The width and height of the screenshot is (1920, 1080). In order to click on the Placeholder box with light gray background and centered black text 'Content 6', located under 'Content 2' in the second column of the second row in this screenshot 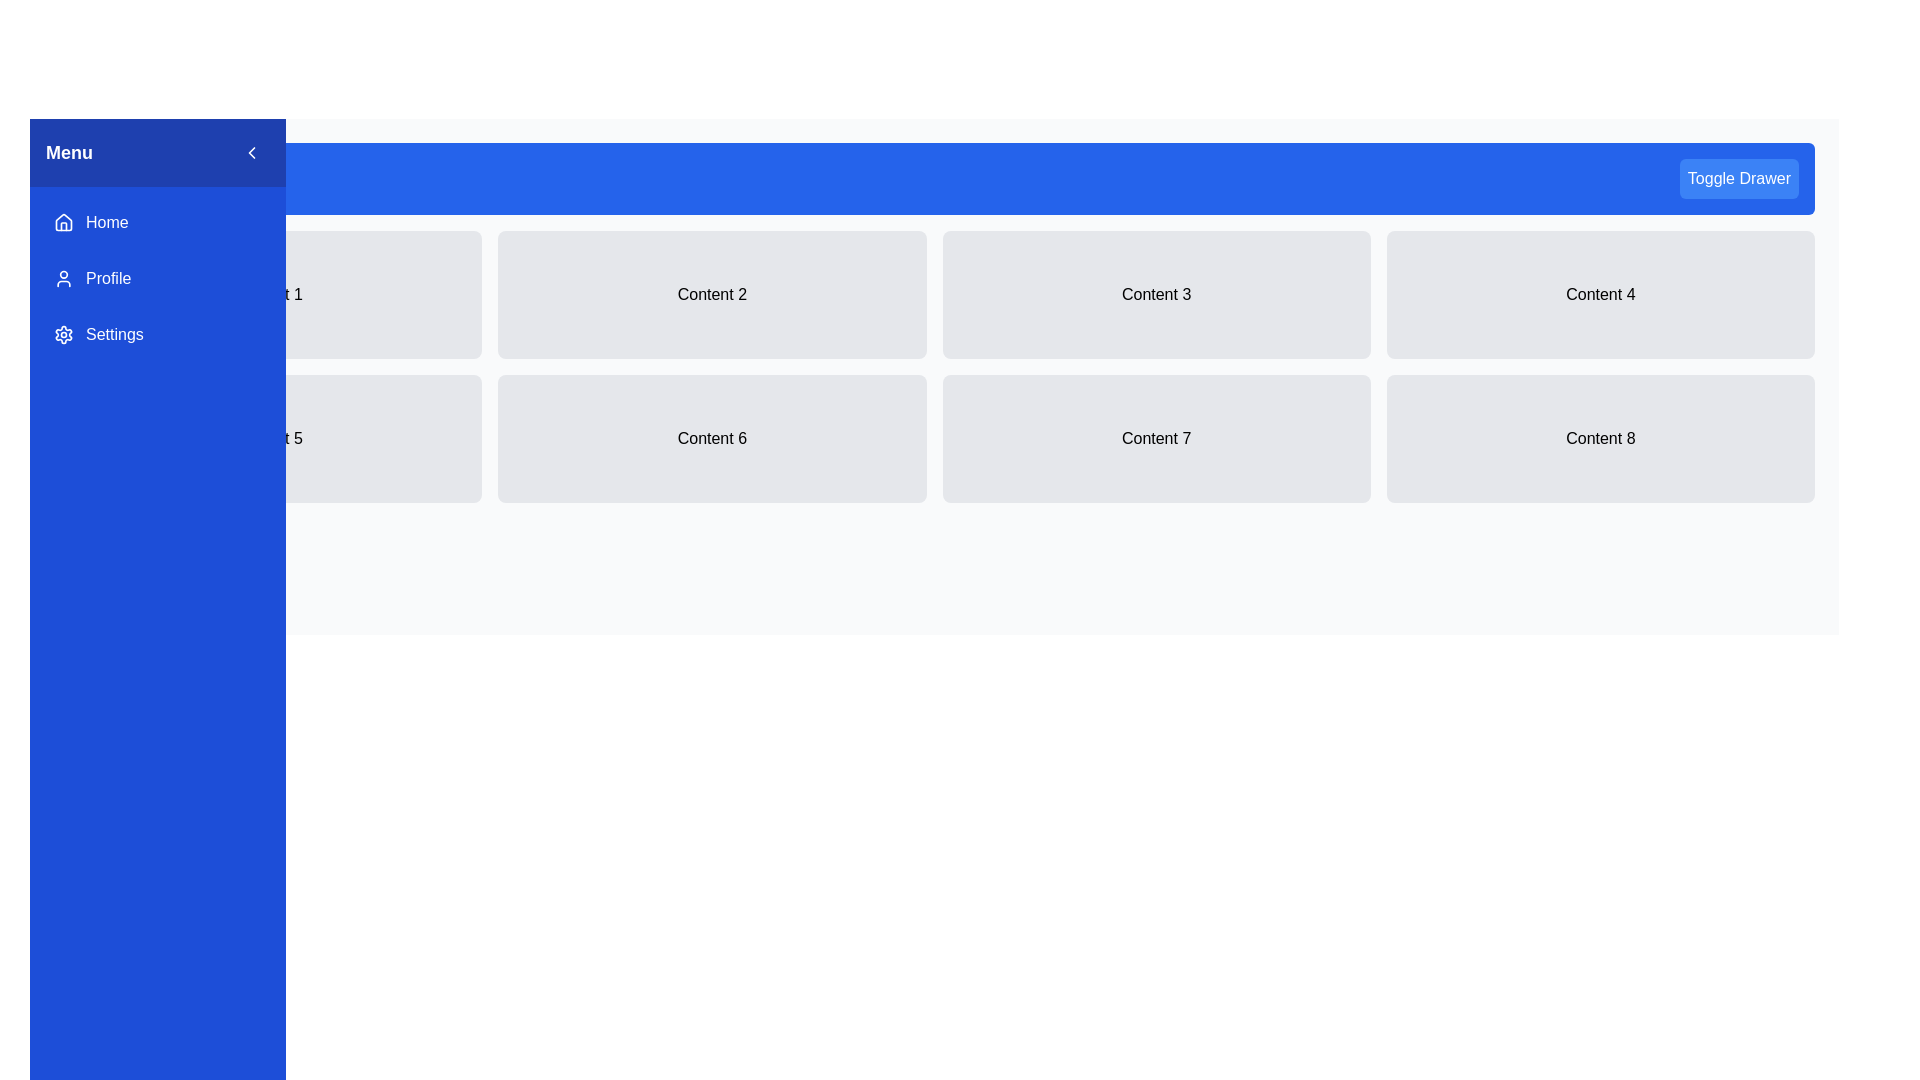, I will do `click(712, 438)`.